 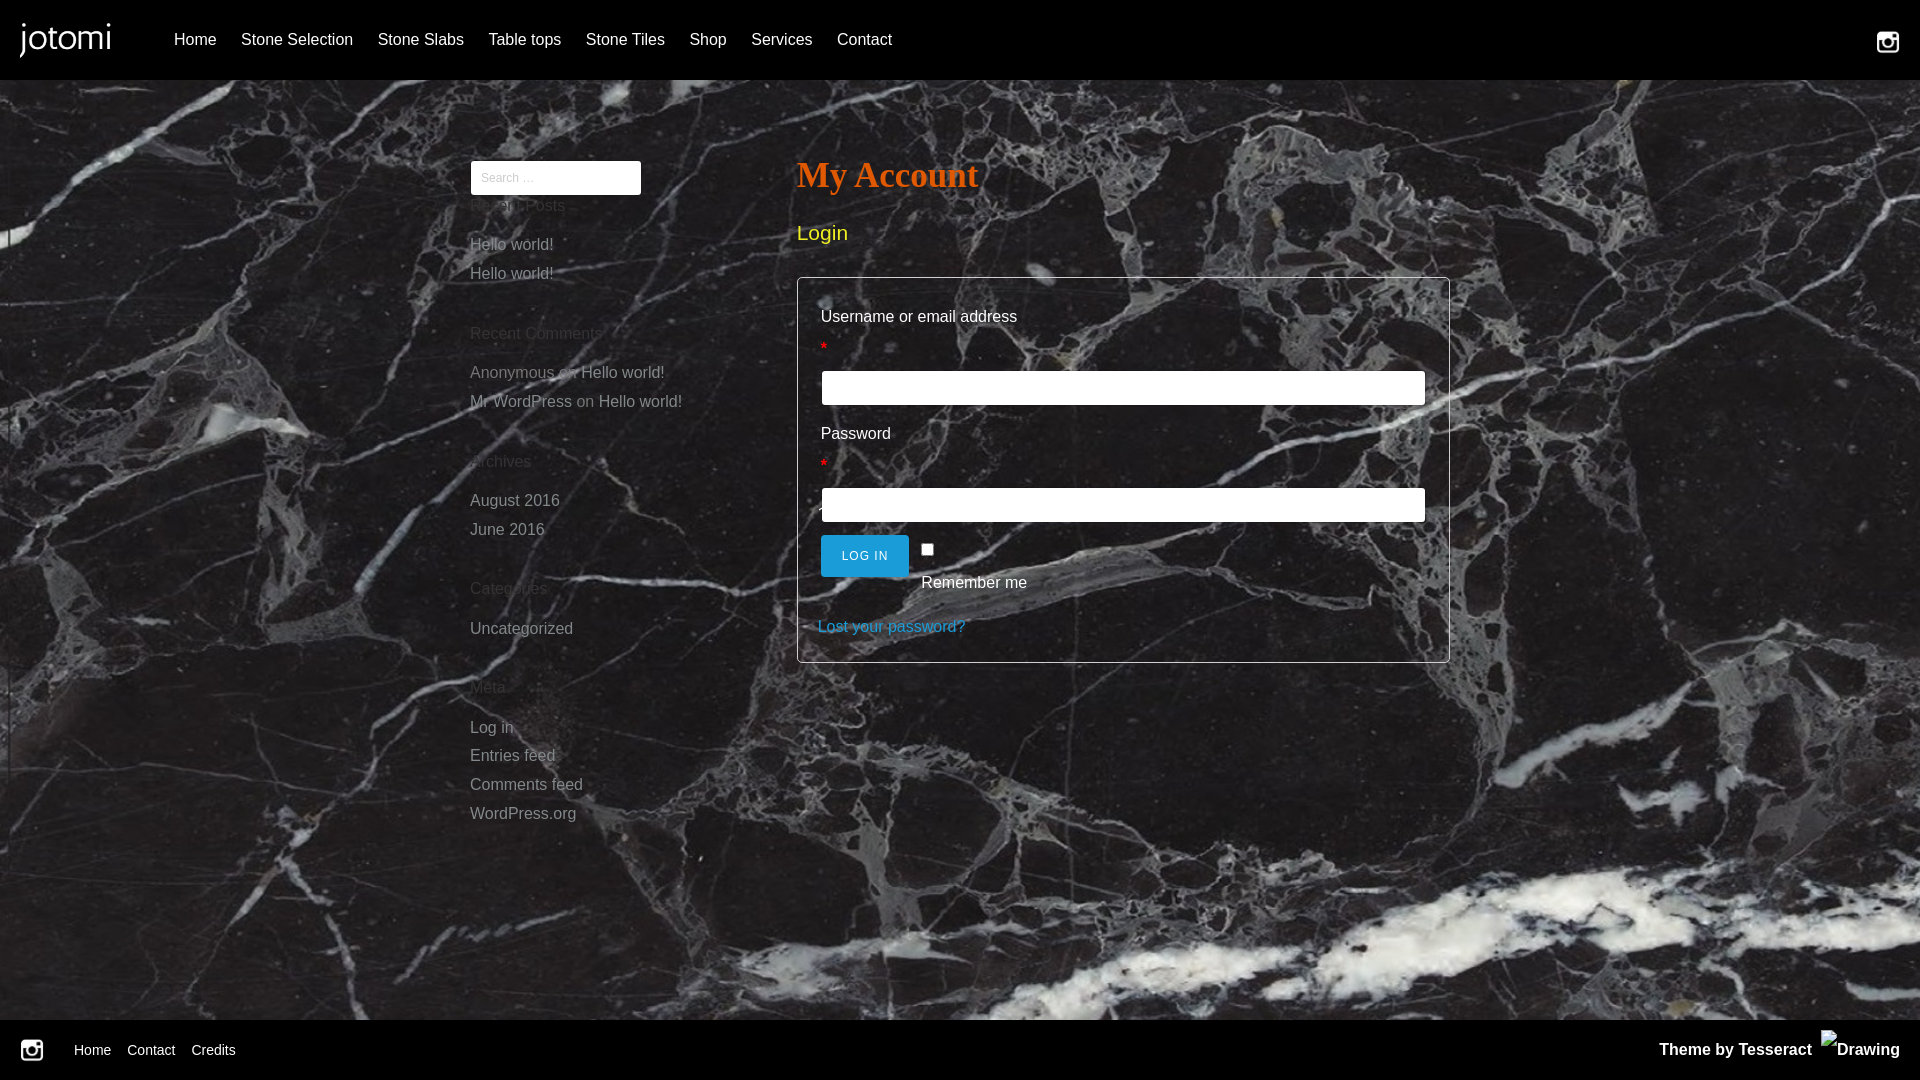 I want to click on 'Hello world!', so click(x=512, y=243).